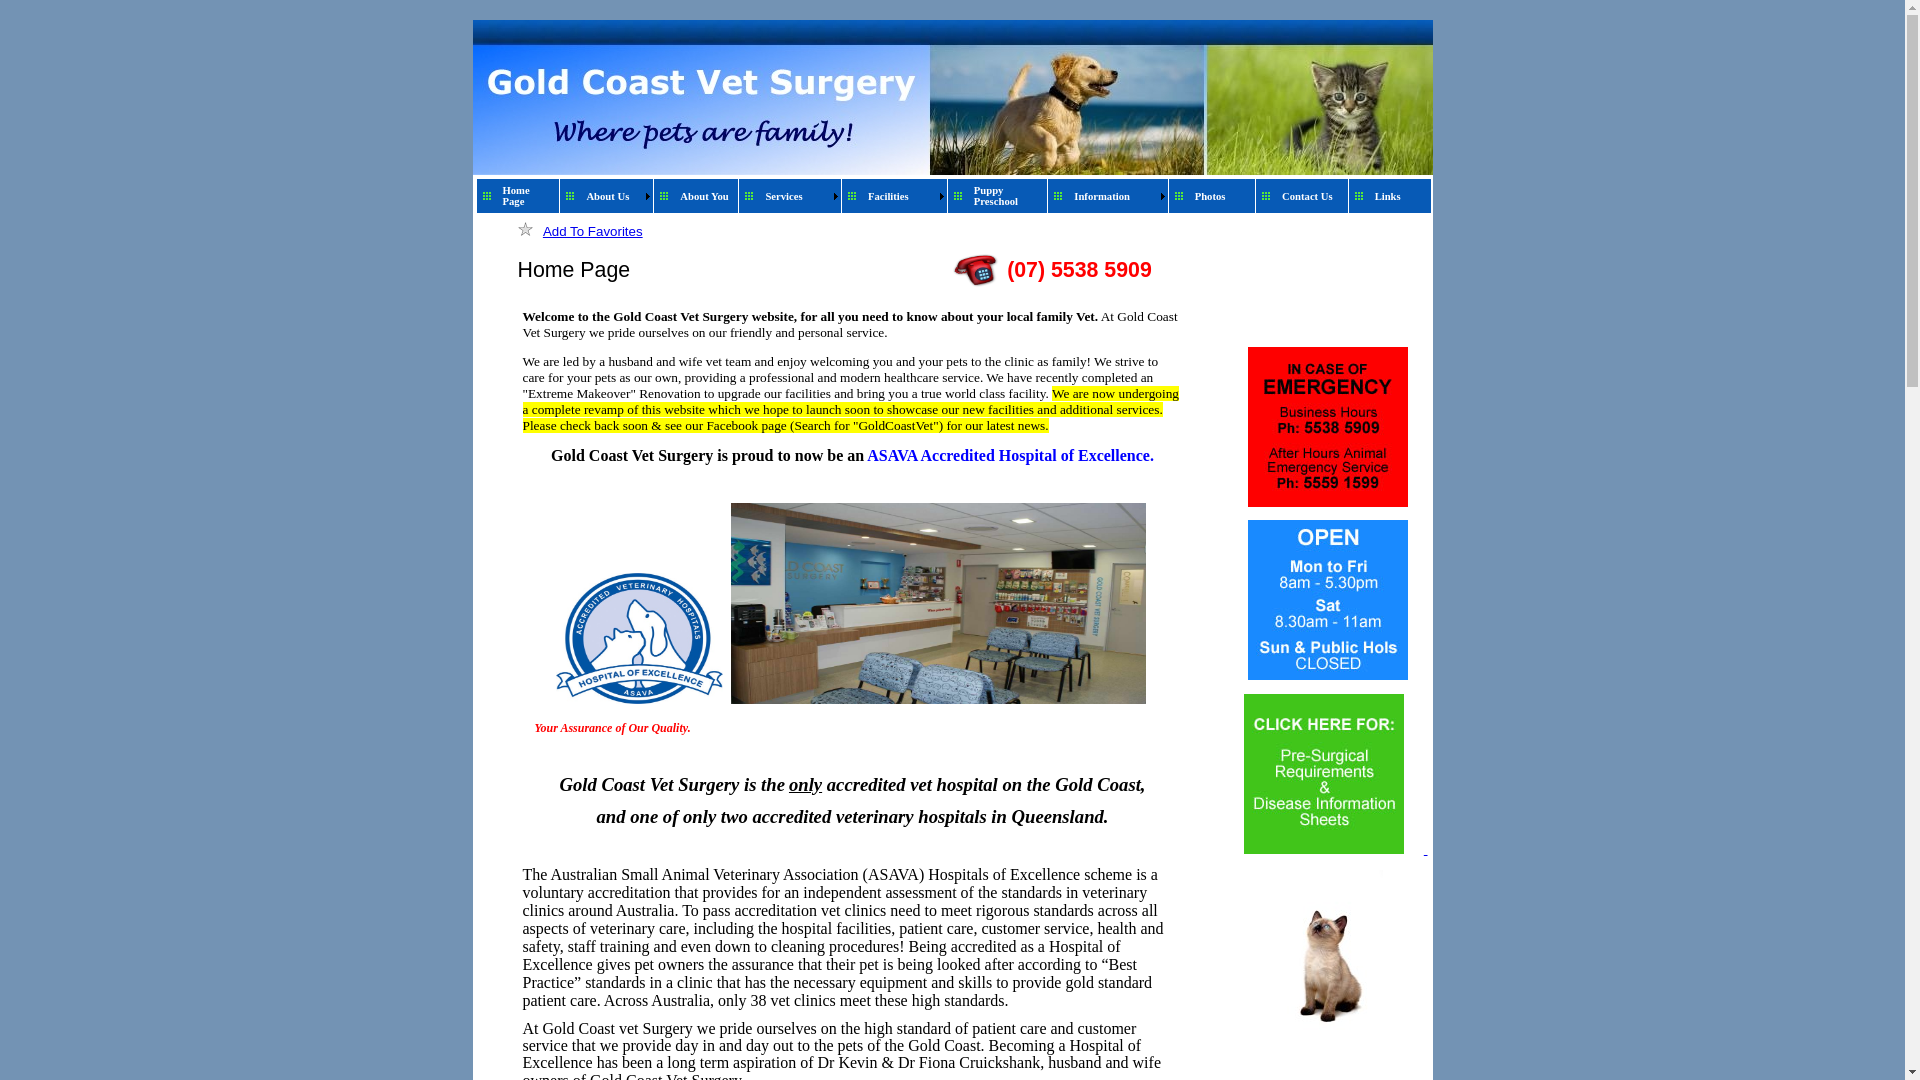 This screenshot has width=1920, height=1080. What do you see at coordinates (610, 195) in the screenshot?
I see `'About Us'` at bounding box center [610, 195].